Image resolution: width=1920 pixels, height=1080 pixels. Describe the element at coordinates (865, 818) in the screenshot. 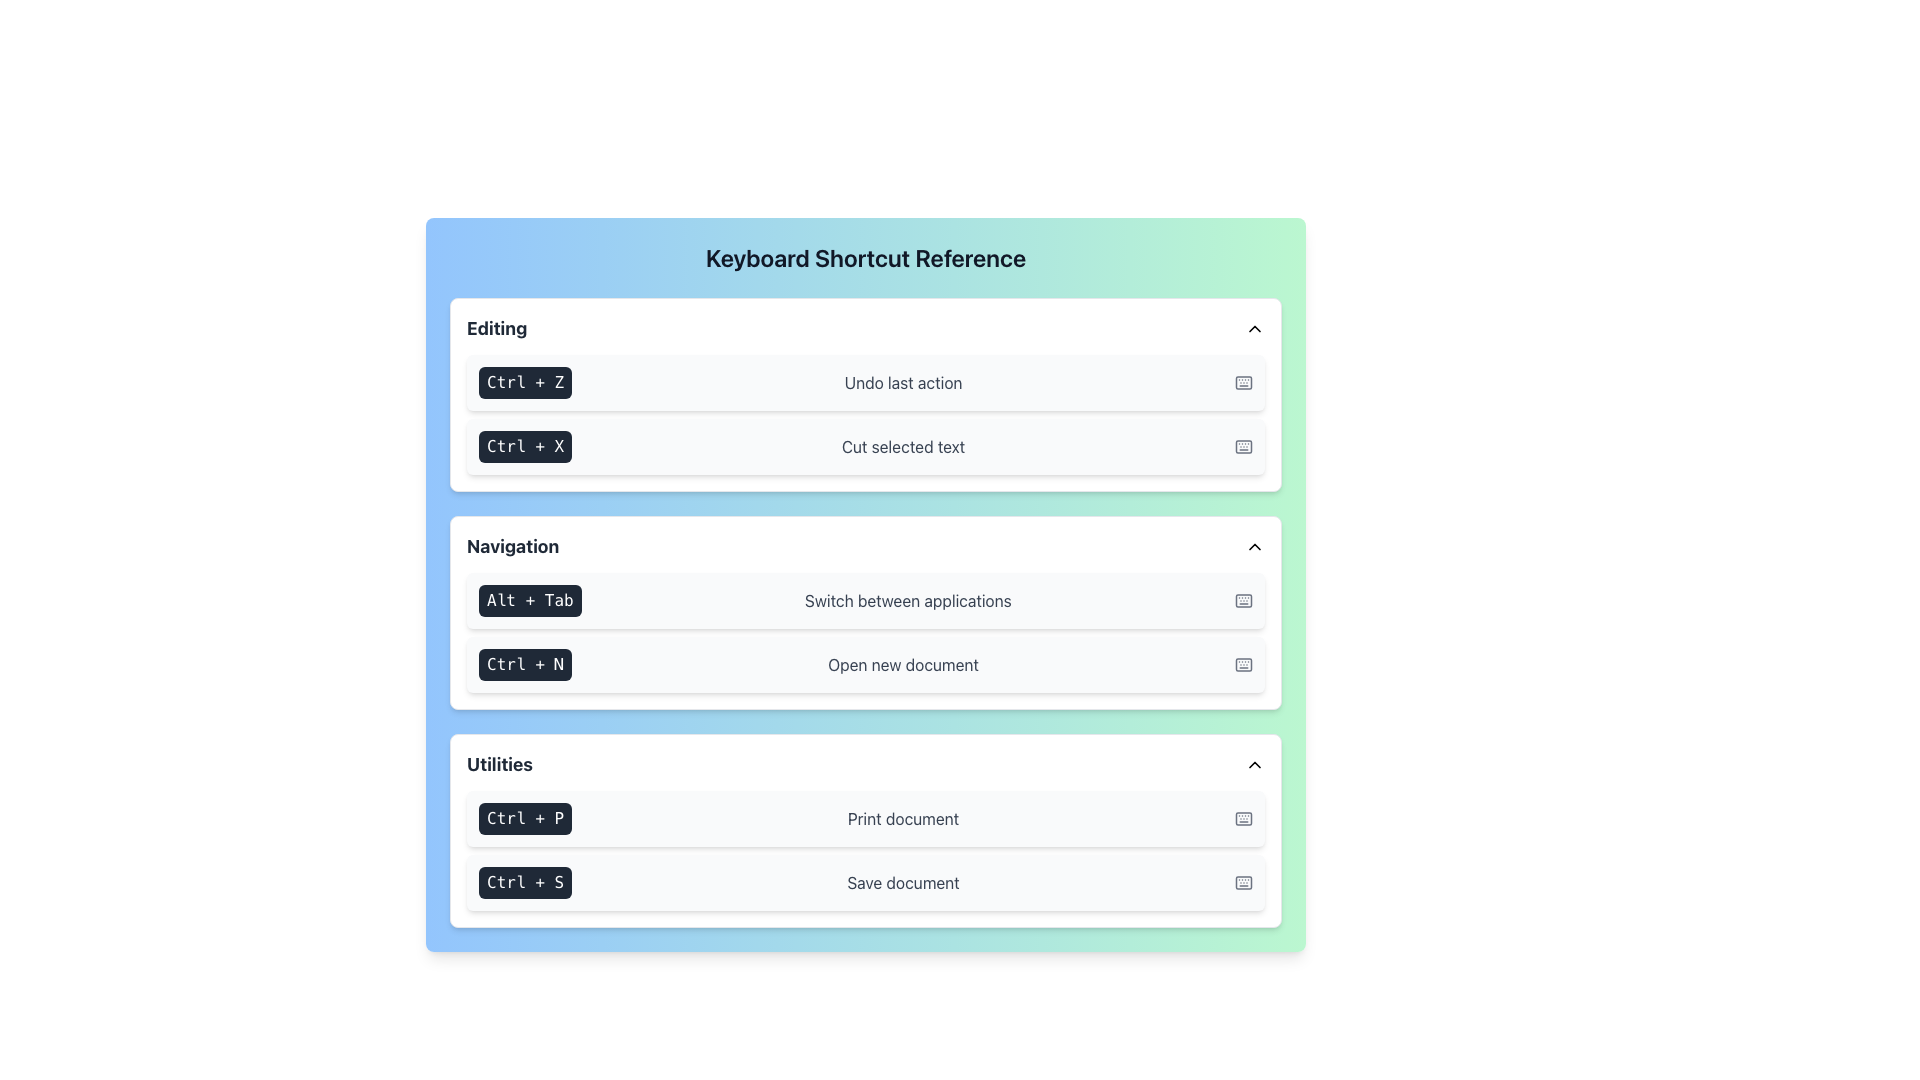

I see `keyboard shortcut description for 'Print document' which is displayed as 'Ctrl + P' in the first row item under the 'Utilities' section` at that location.